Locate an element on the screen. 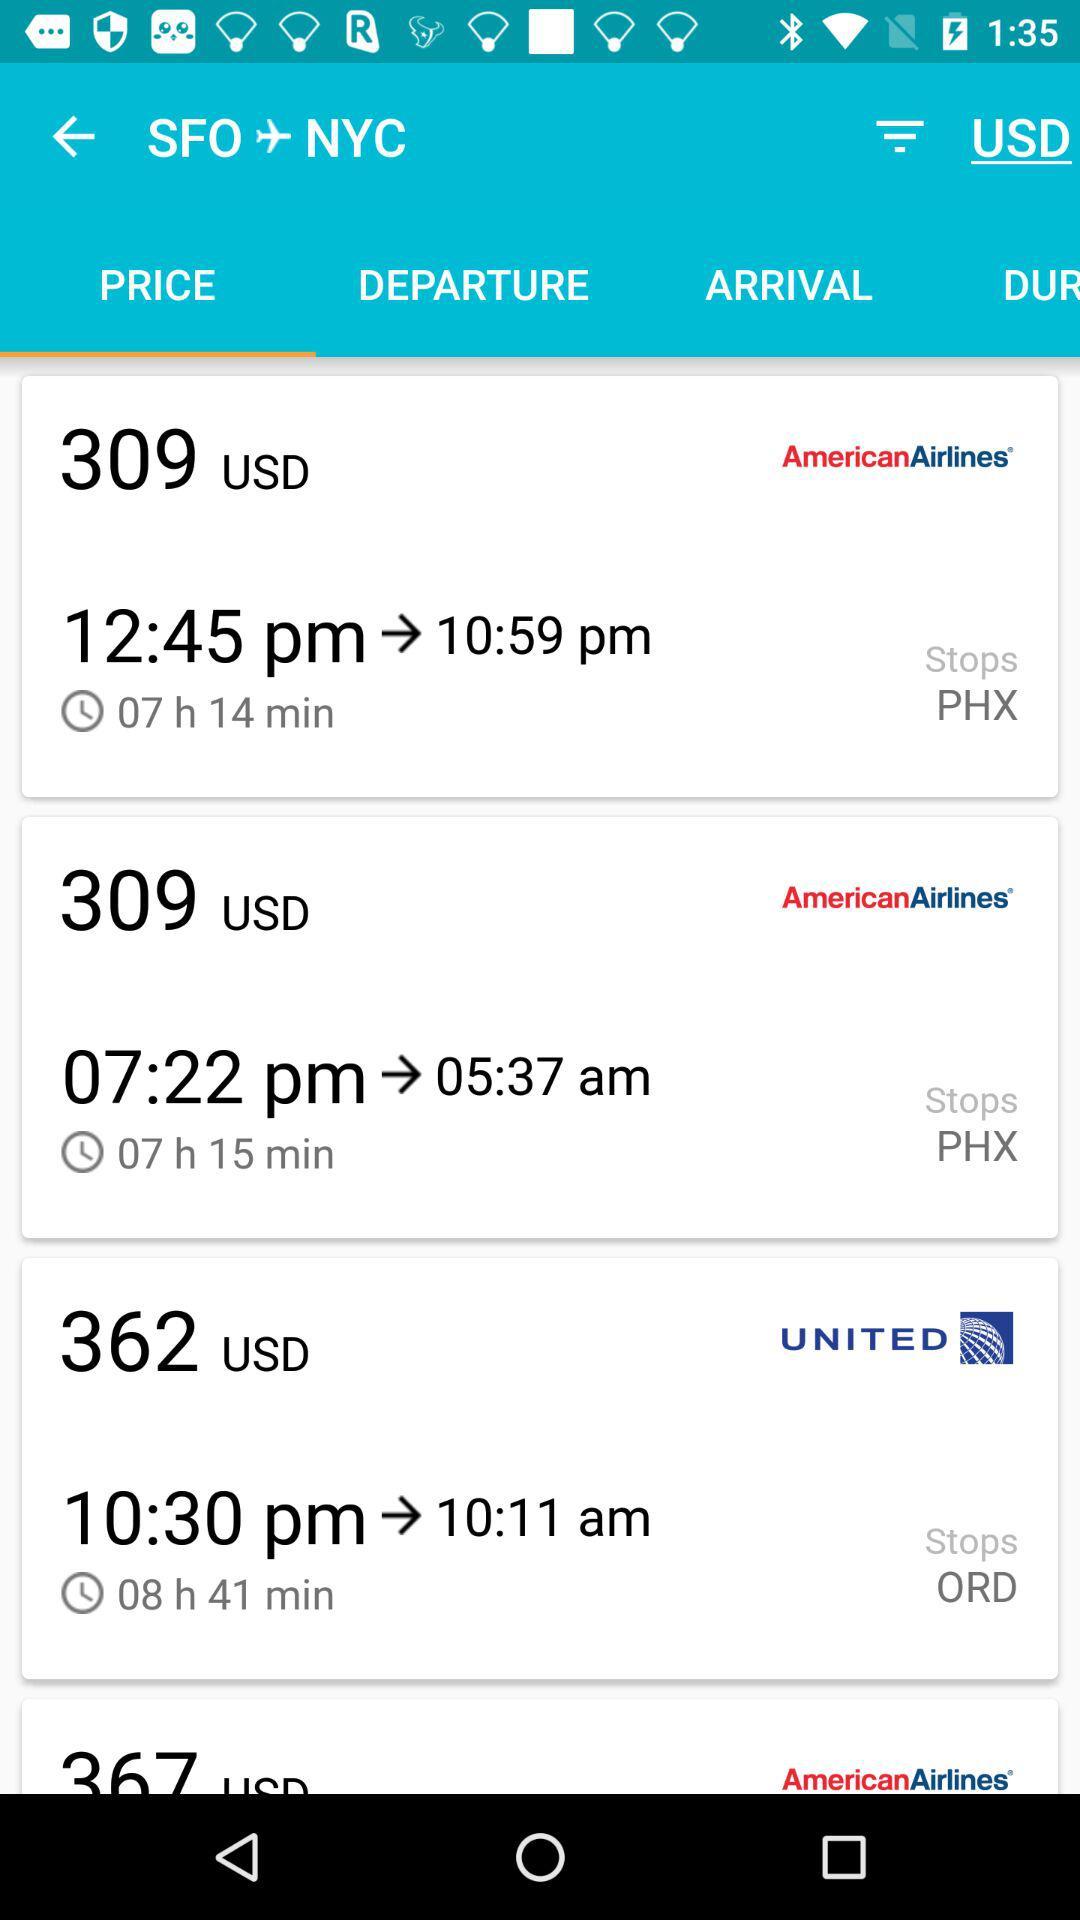 Image resolution: width=1080 pixels, height=1920 pixels. the icon next to the usd item is located at coordinates (898, 135).